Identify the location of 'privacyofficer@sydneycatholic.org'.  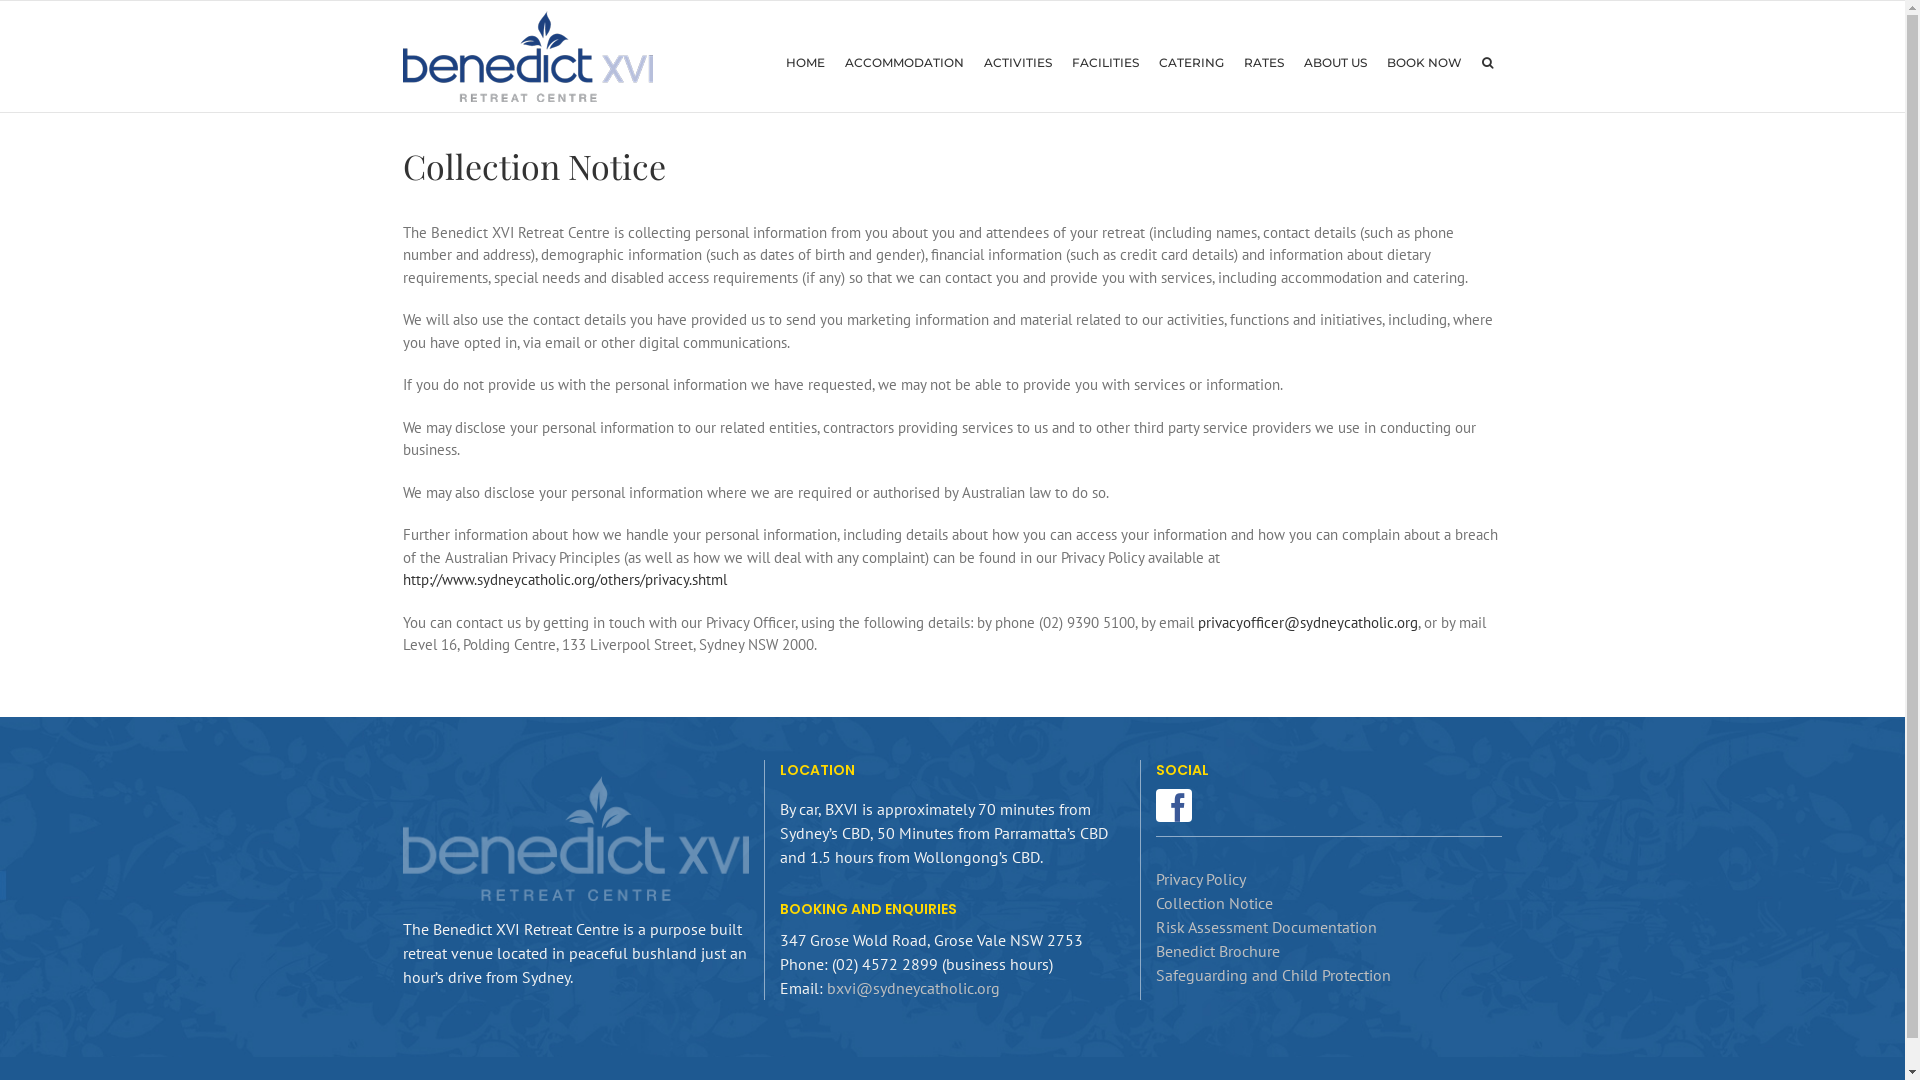
(1307, 621).